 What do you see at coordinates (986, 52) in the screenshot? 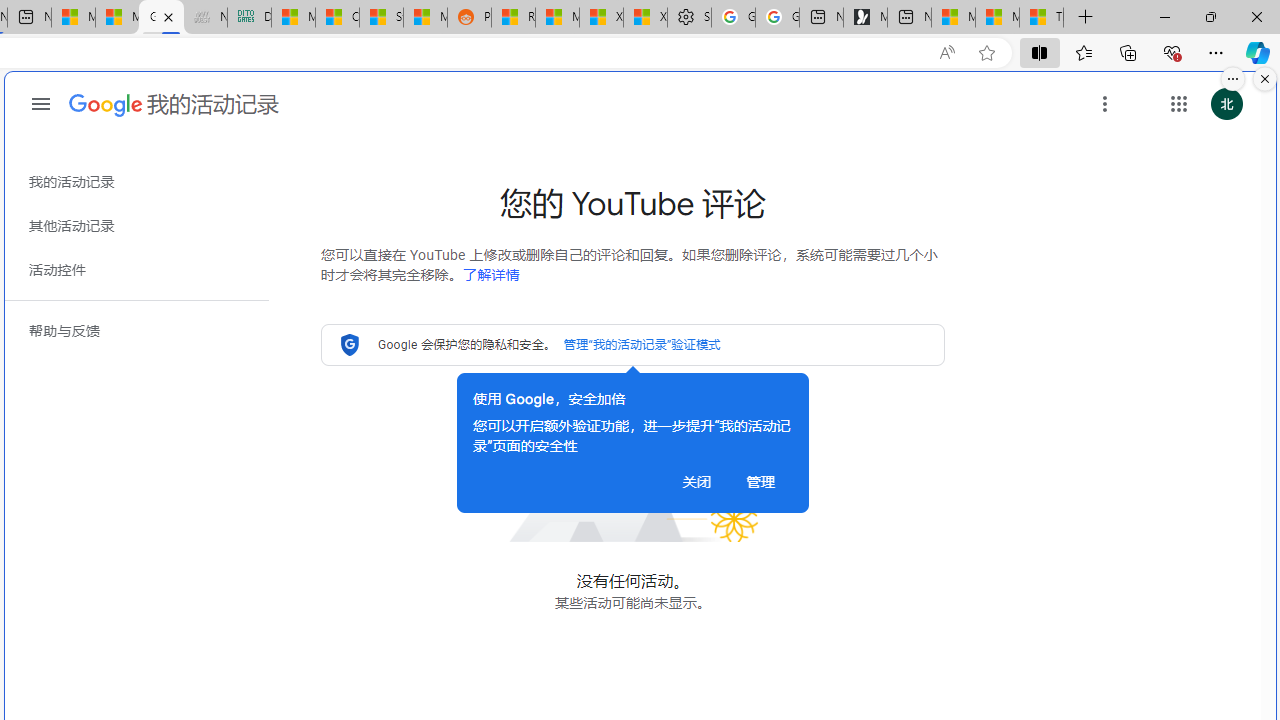
I see `'Add this page to favorites (Ctrl+D)'` at bounding box center [986, 52].